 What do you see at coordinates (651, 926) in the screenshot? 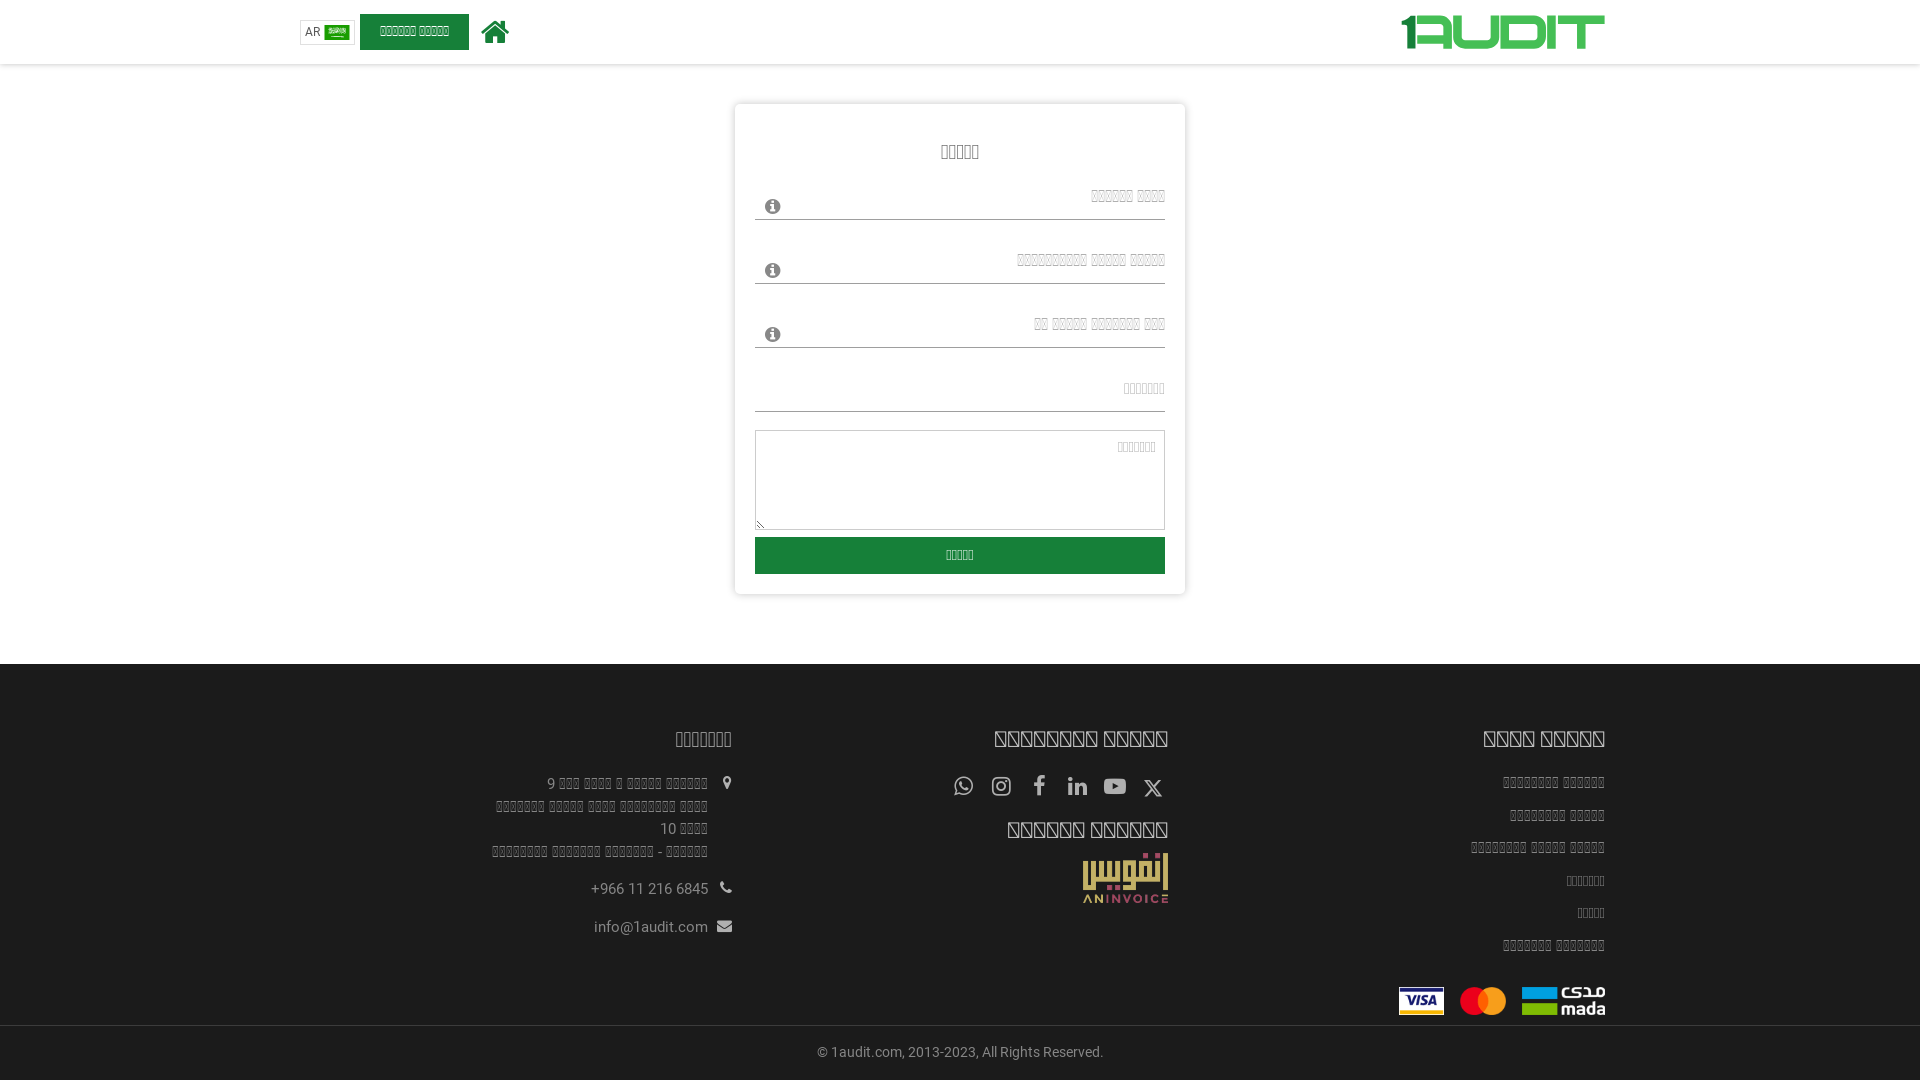
I see `'info@1audit.com'` at bounding box center [651, 926].